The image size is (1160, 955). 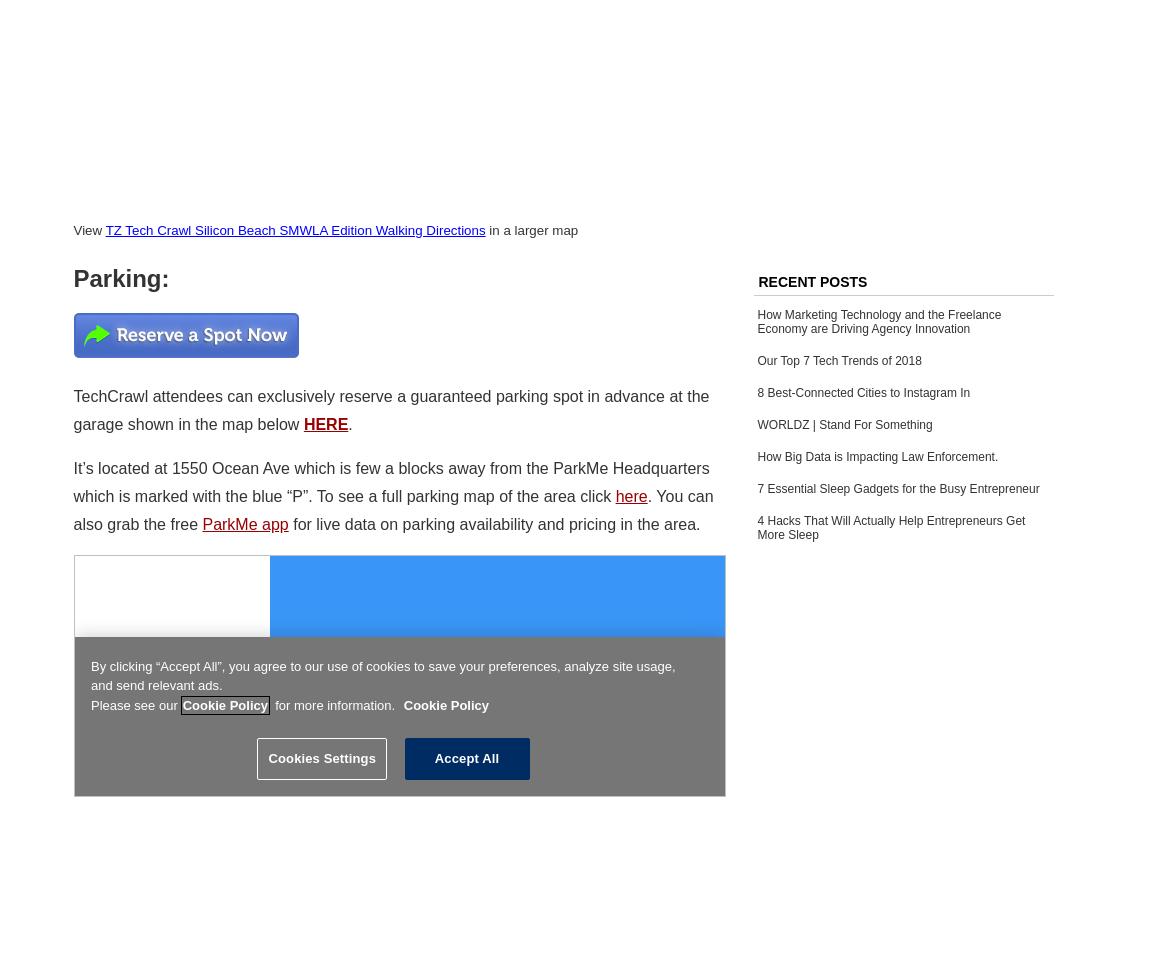 I want to click on 'View', so click(x=72, y=229).